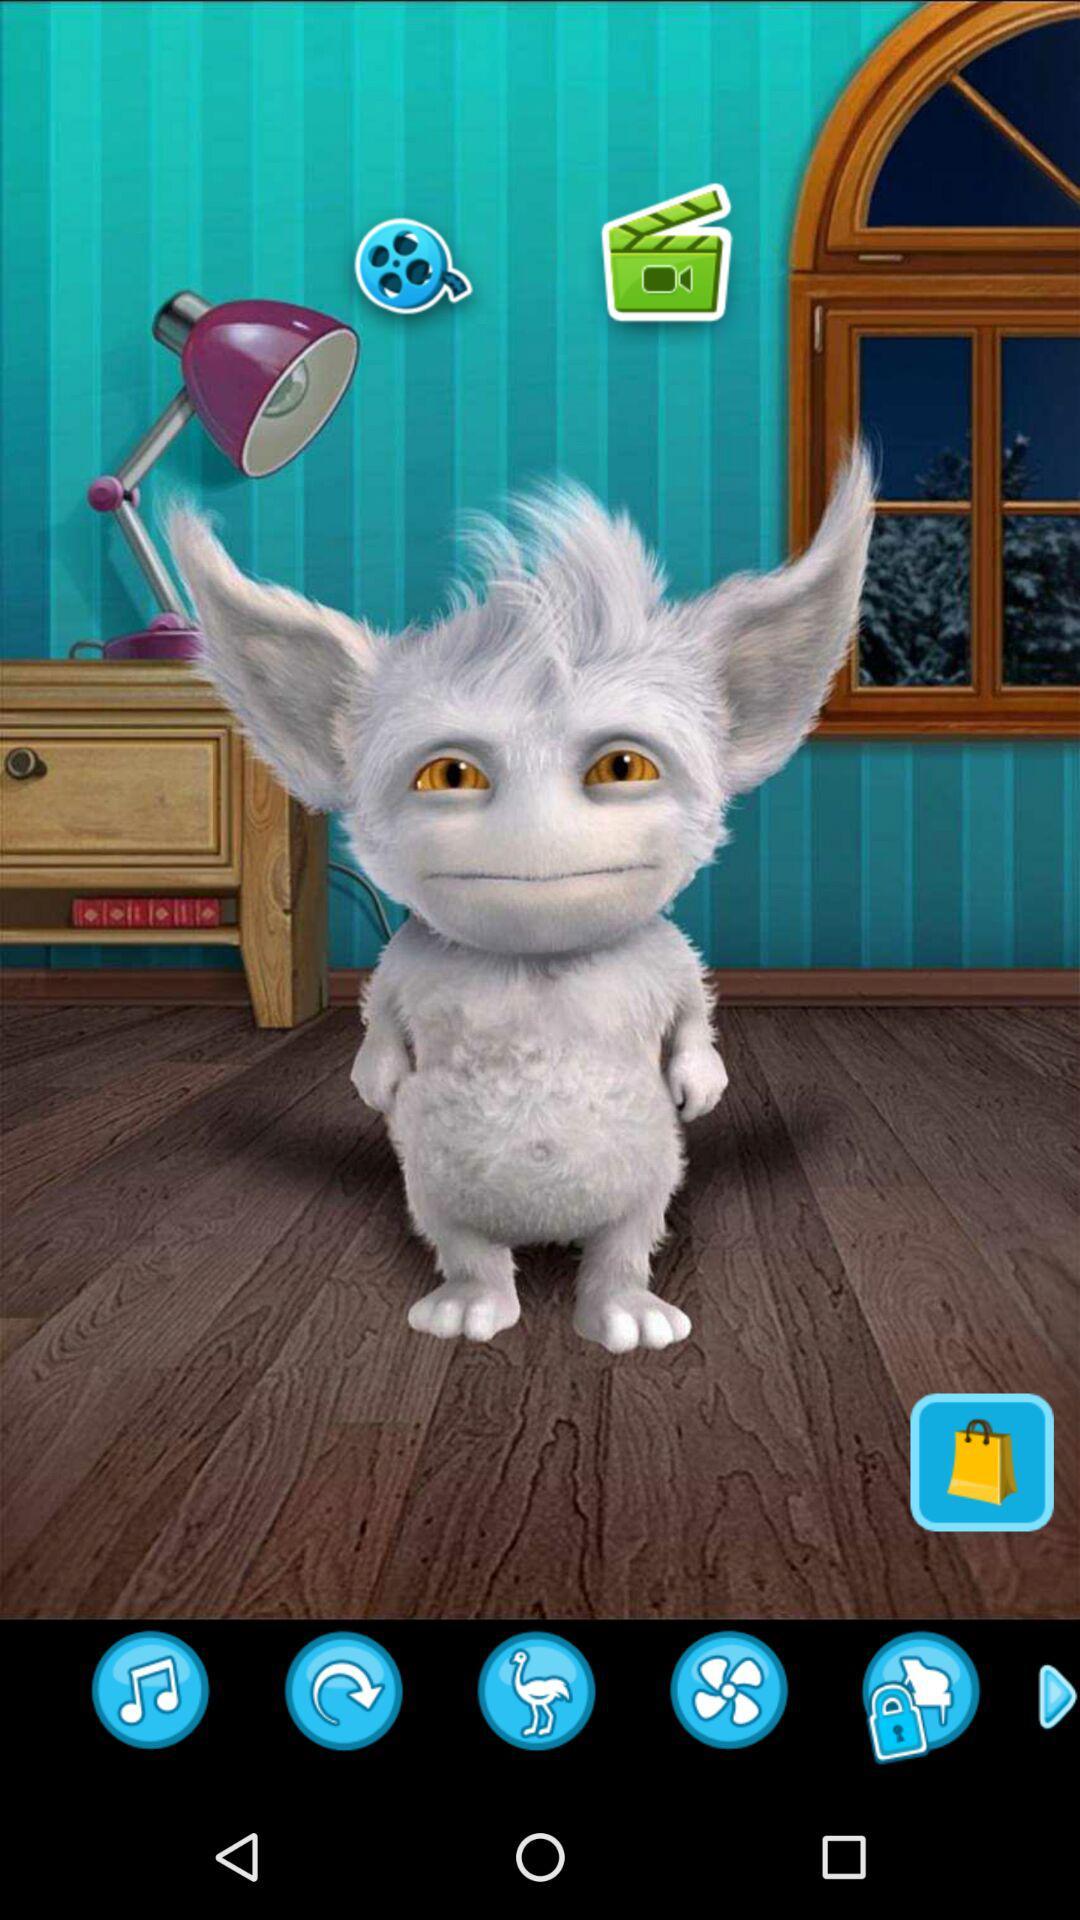  What do you see at coordinates (981, 1564) in the screenshot?
I see `the shop icon` at bounding box center [981, 1564].